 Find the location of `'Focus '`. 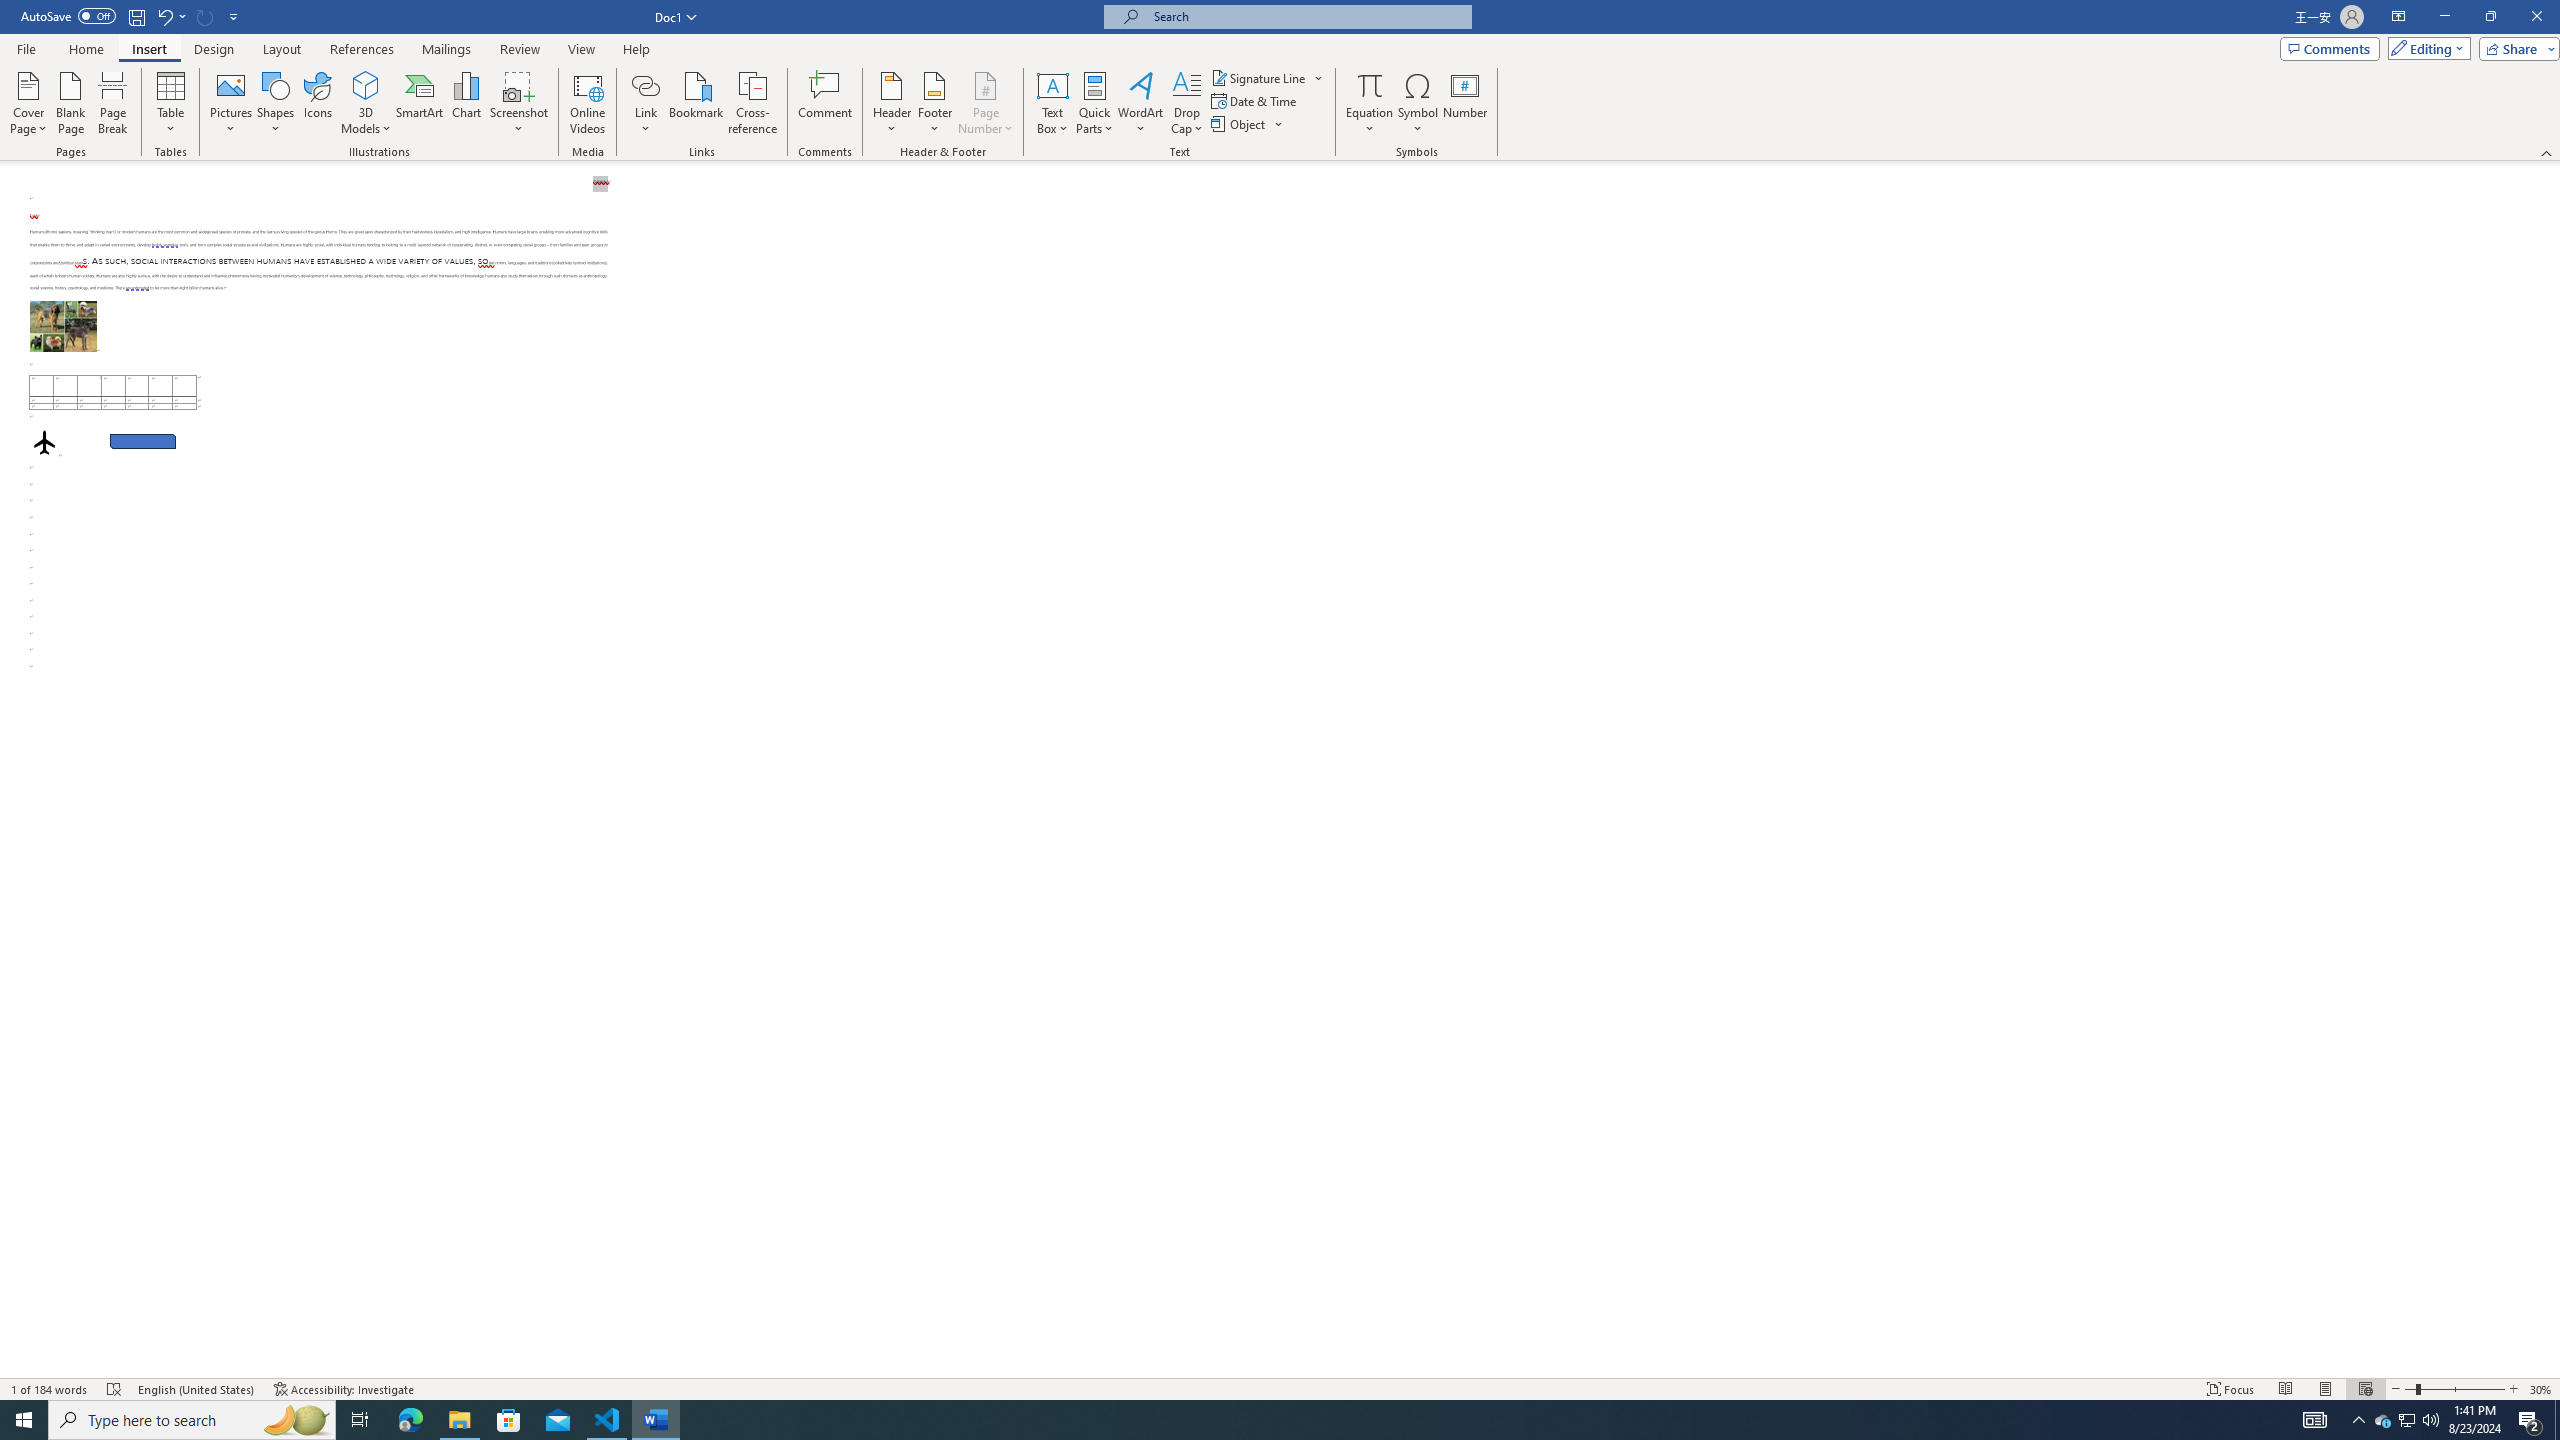

'Focus ' is located at coordinates (2230, 1389).